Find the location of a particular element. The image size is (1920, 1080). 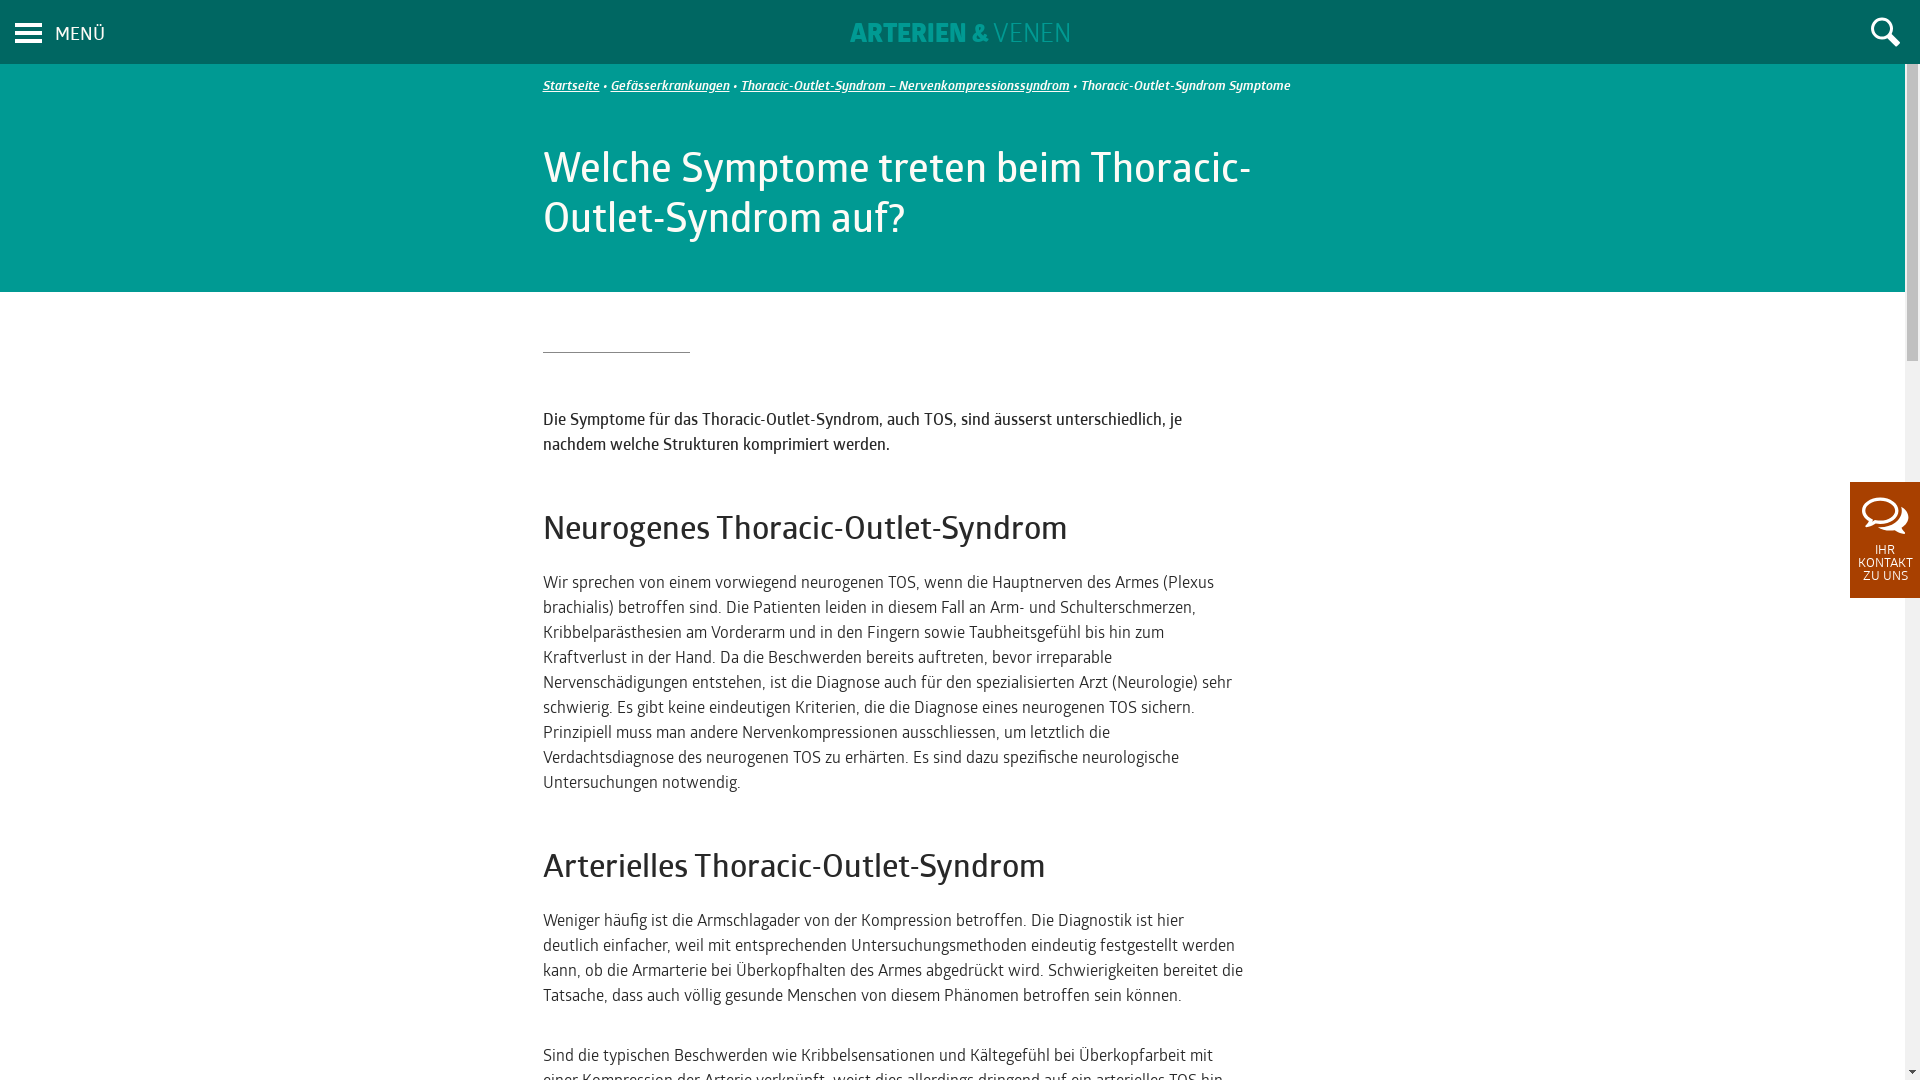

'ARTERIEN & VENEN' is located at coordinates (960, 35).